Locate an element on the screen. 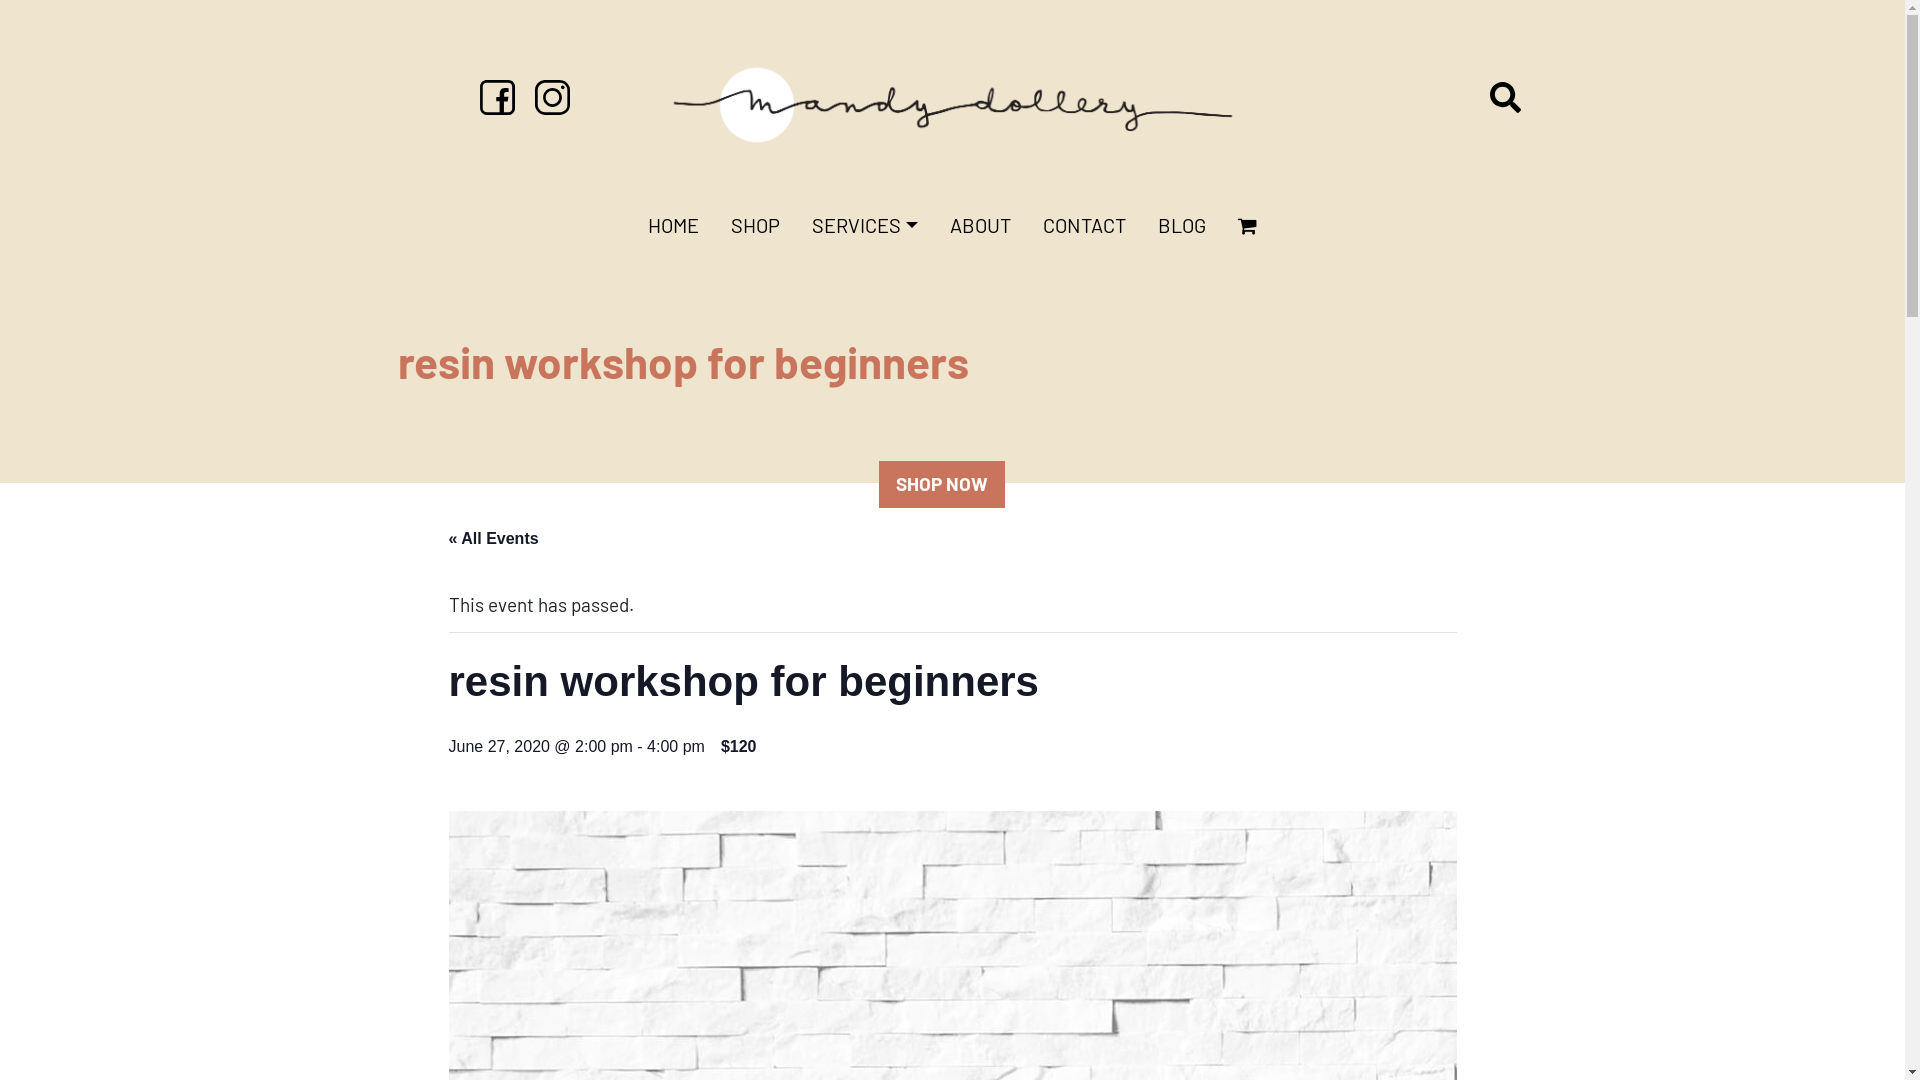  'HOME' is located at coordinates (673, 224).